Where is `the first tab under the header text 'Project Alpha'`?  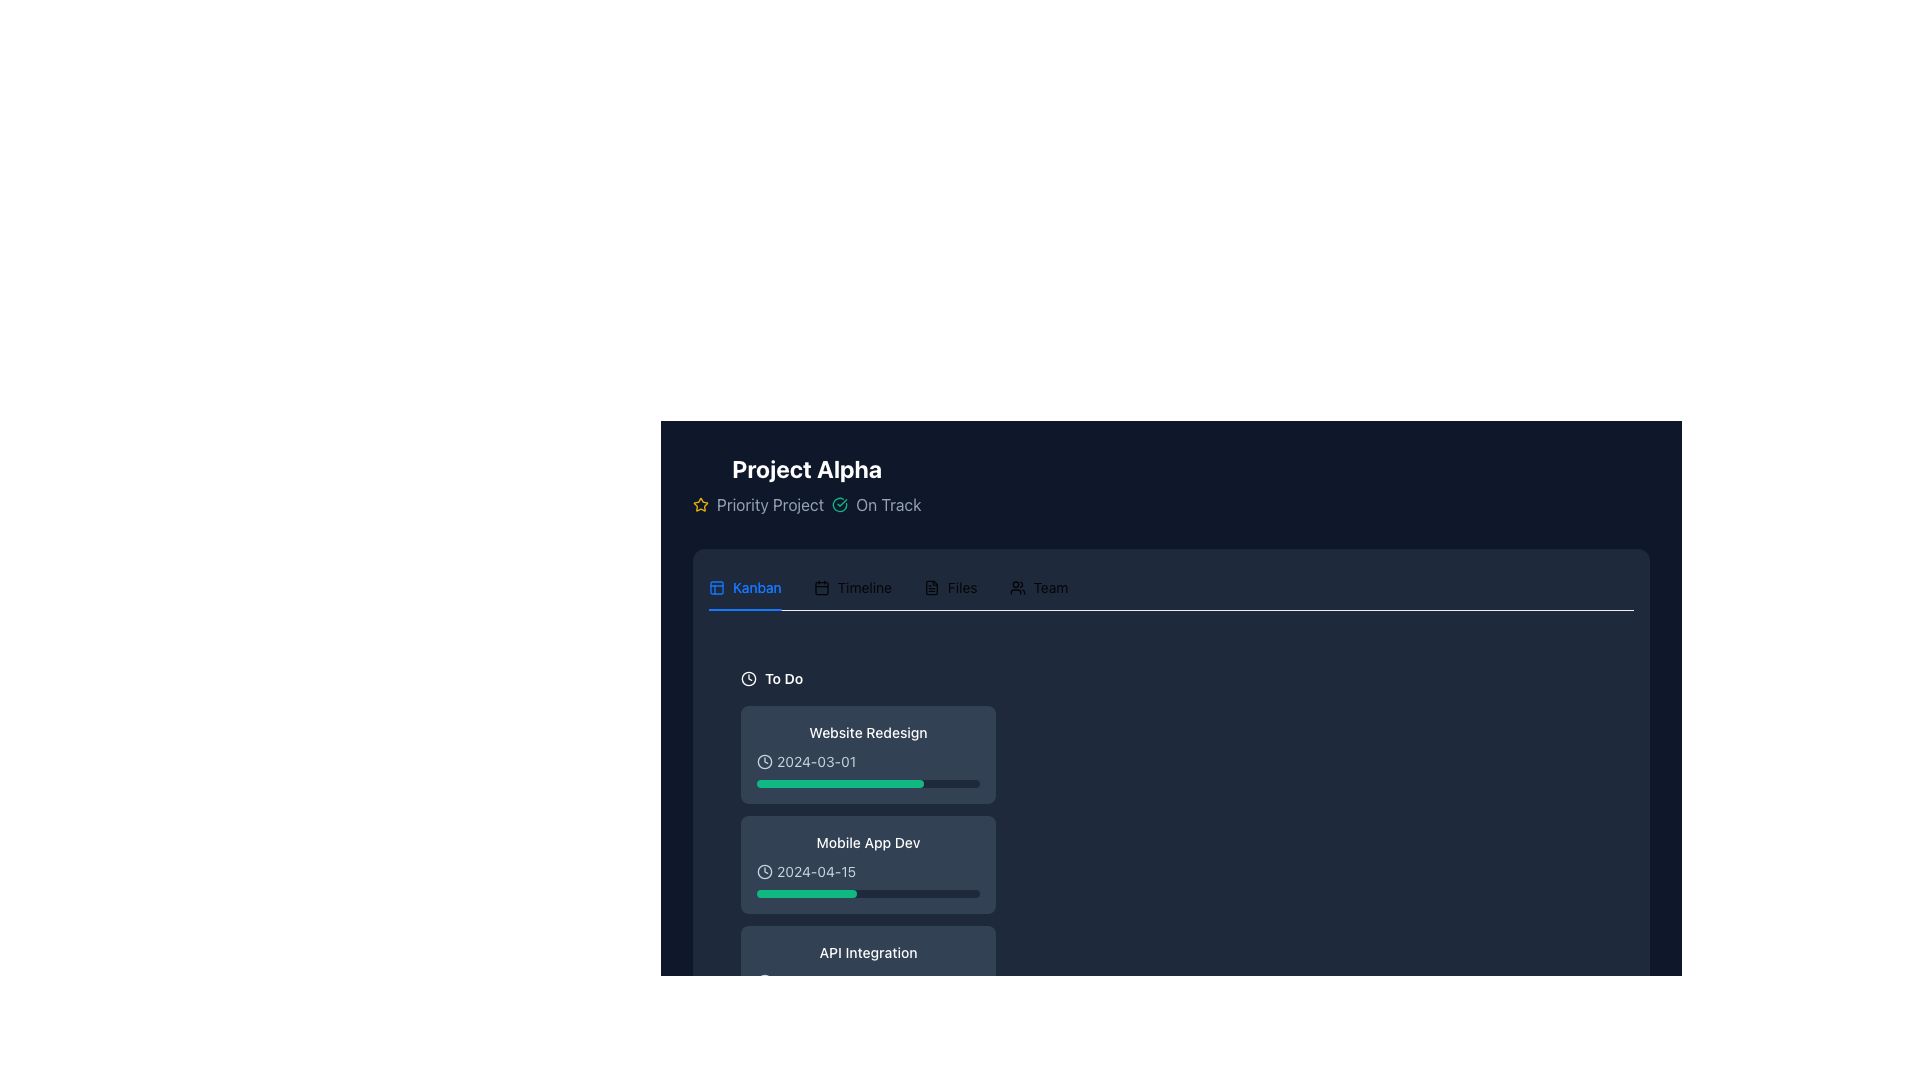 the first tab under the header text 'Project Alpha' is located at coordinates (744, 586).